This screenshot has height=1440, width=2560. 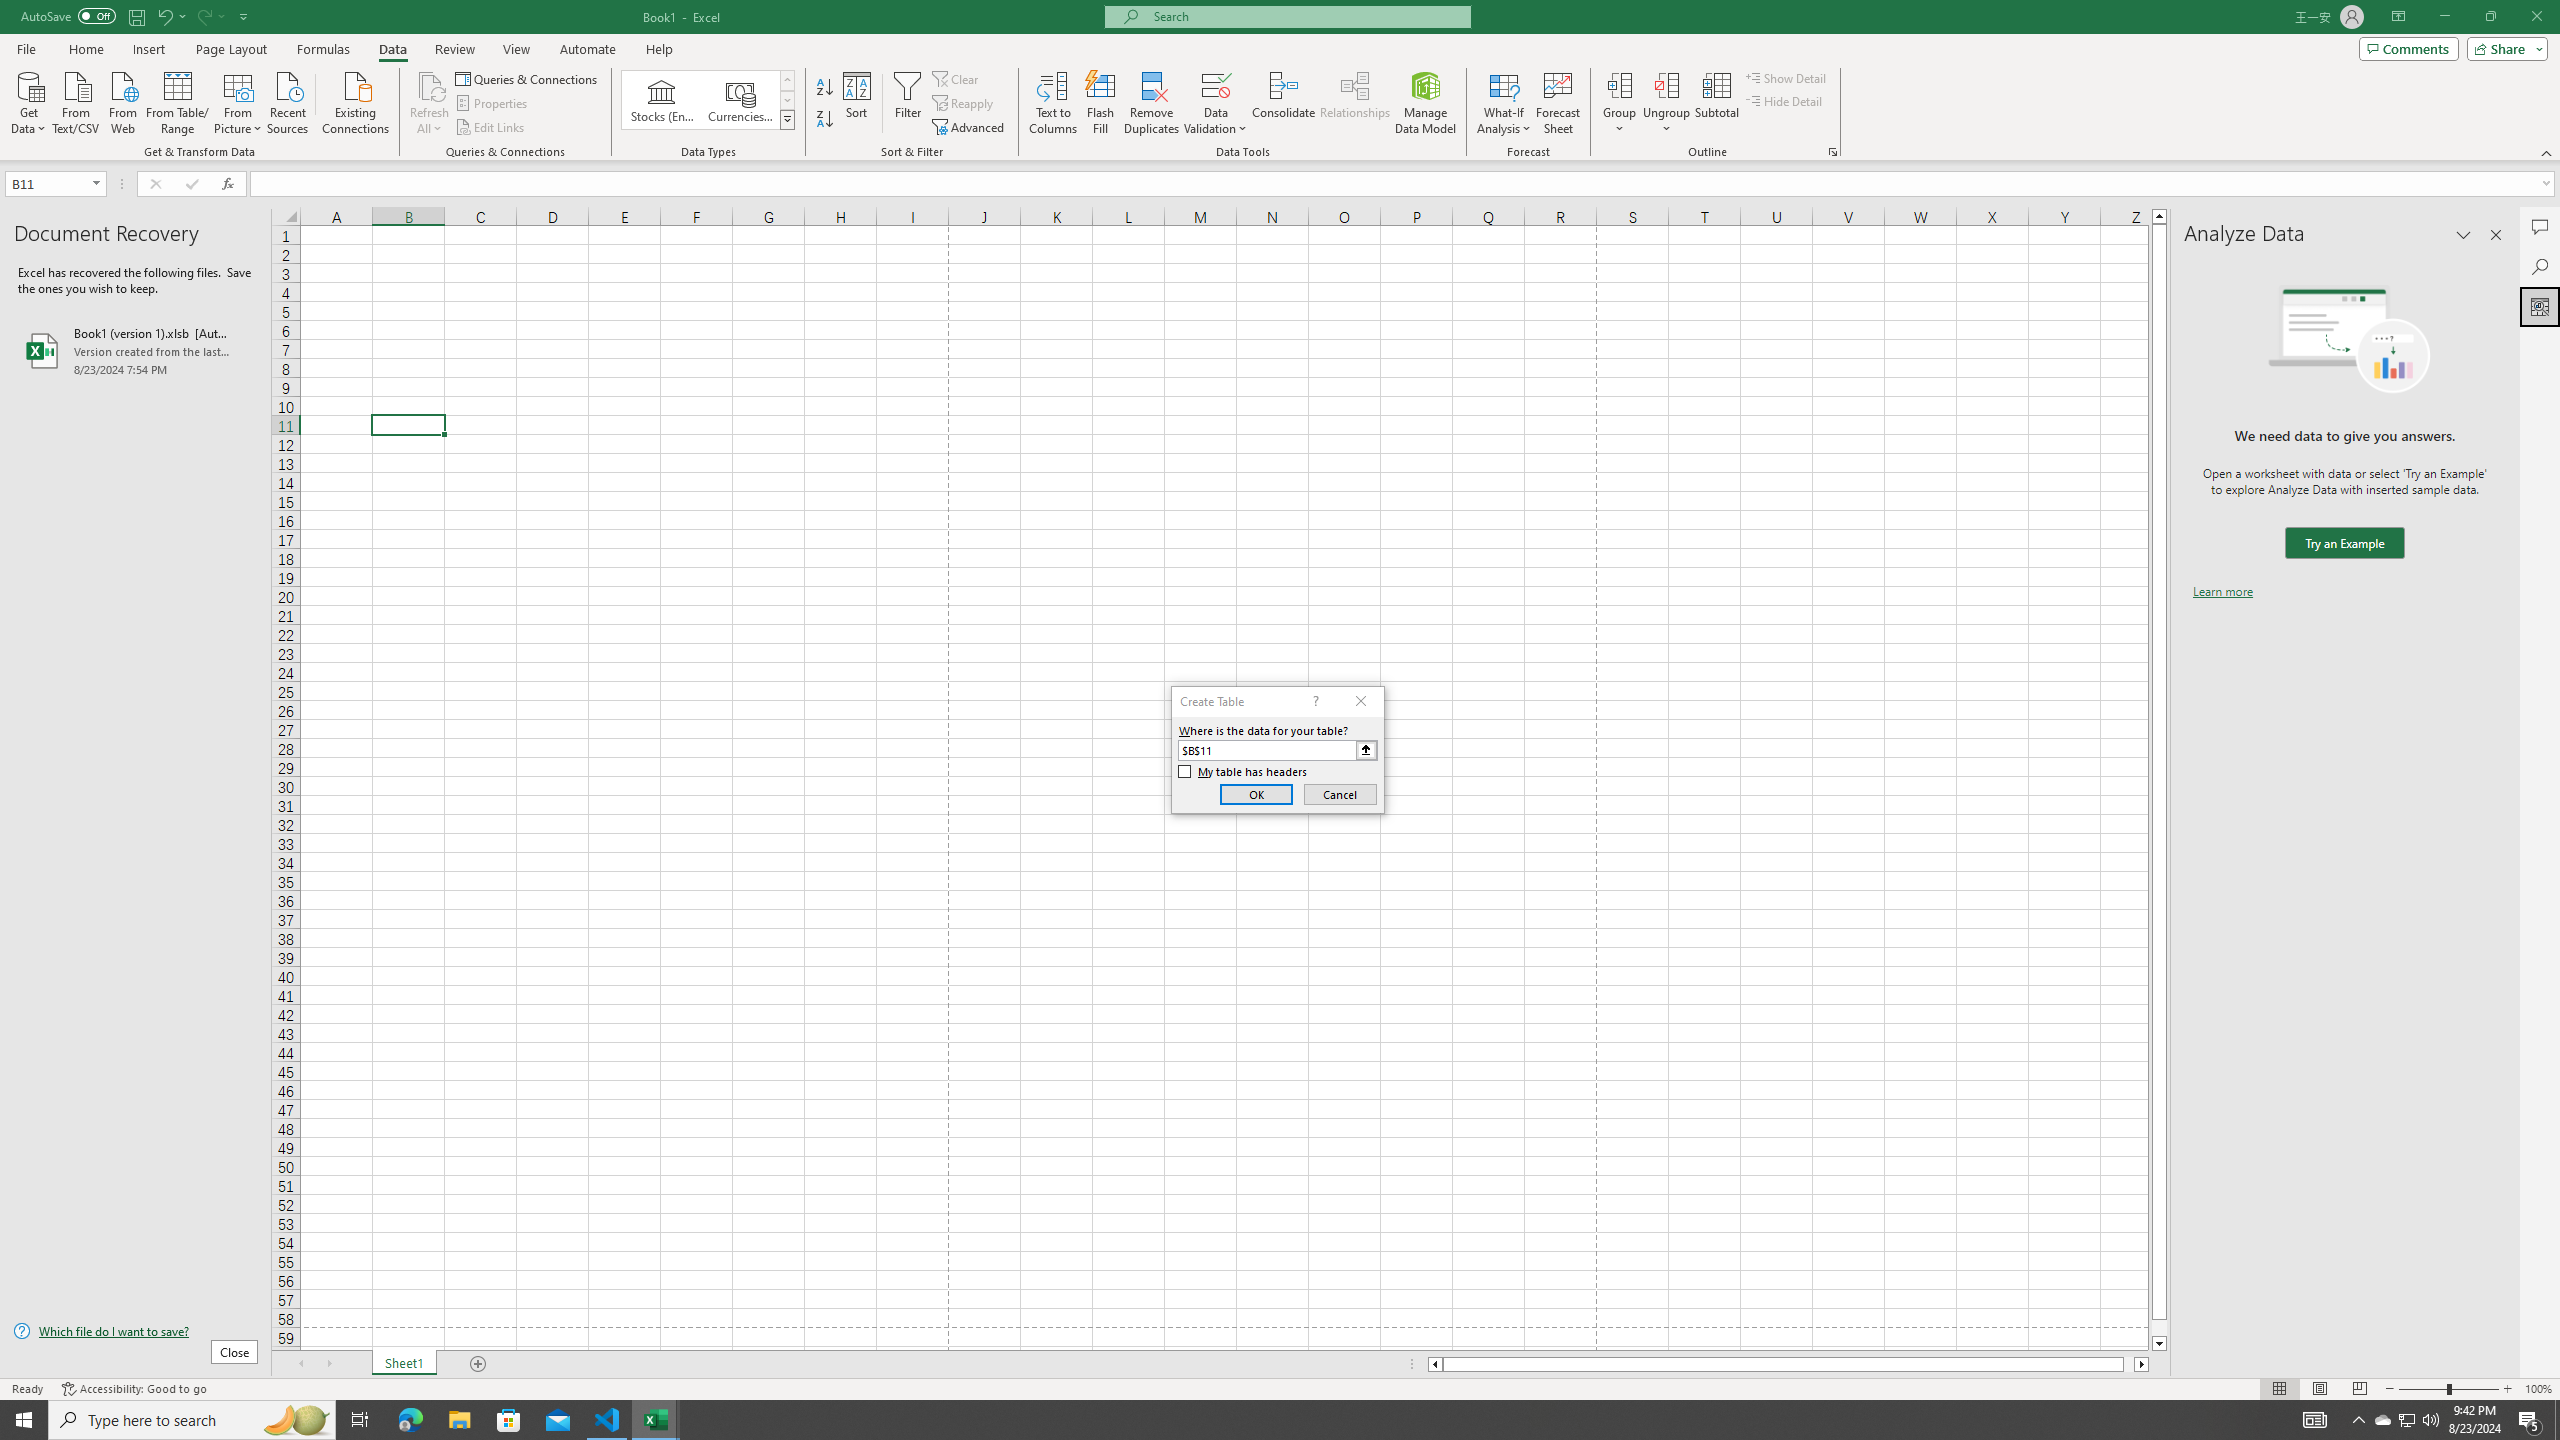 What do you see at coordinates (965, 103) in the screenshot?
I see `'Reapply'` at bounding box center [965, 103].